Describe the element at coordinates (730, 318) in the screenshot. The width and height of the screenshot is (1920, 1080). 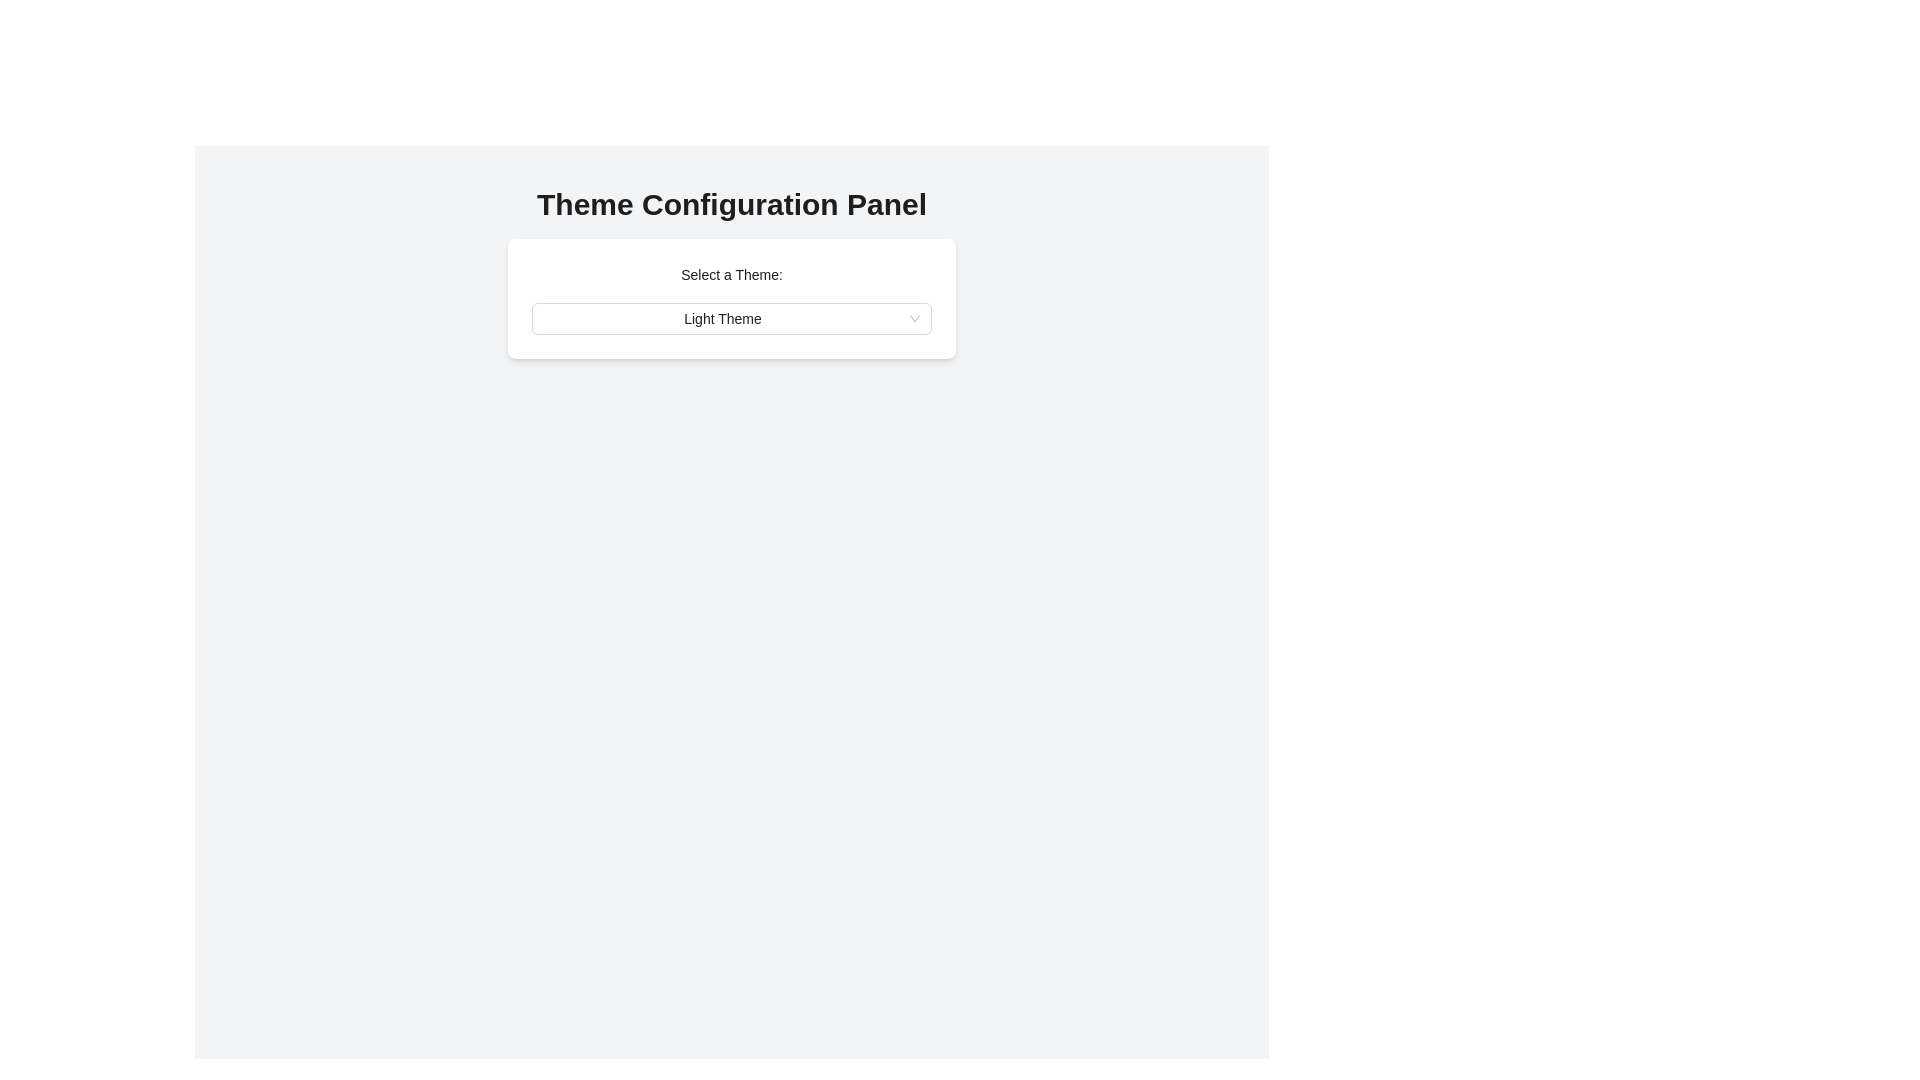
I see `the dropdown menu labeled 'Light Theme' located in the 'Theme Configuration Panel'` at that location.